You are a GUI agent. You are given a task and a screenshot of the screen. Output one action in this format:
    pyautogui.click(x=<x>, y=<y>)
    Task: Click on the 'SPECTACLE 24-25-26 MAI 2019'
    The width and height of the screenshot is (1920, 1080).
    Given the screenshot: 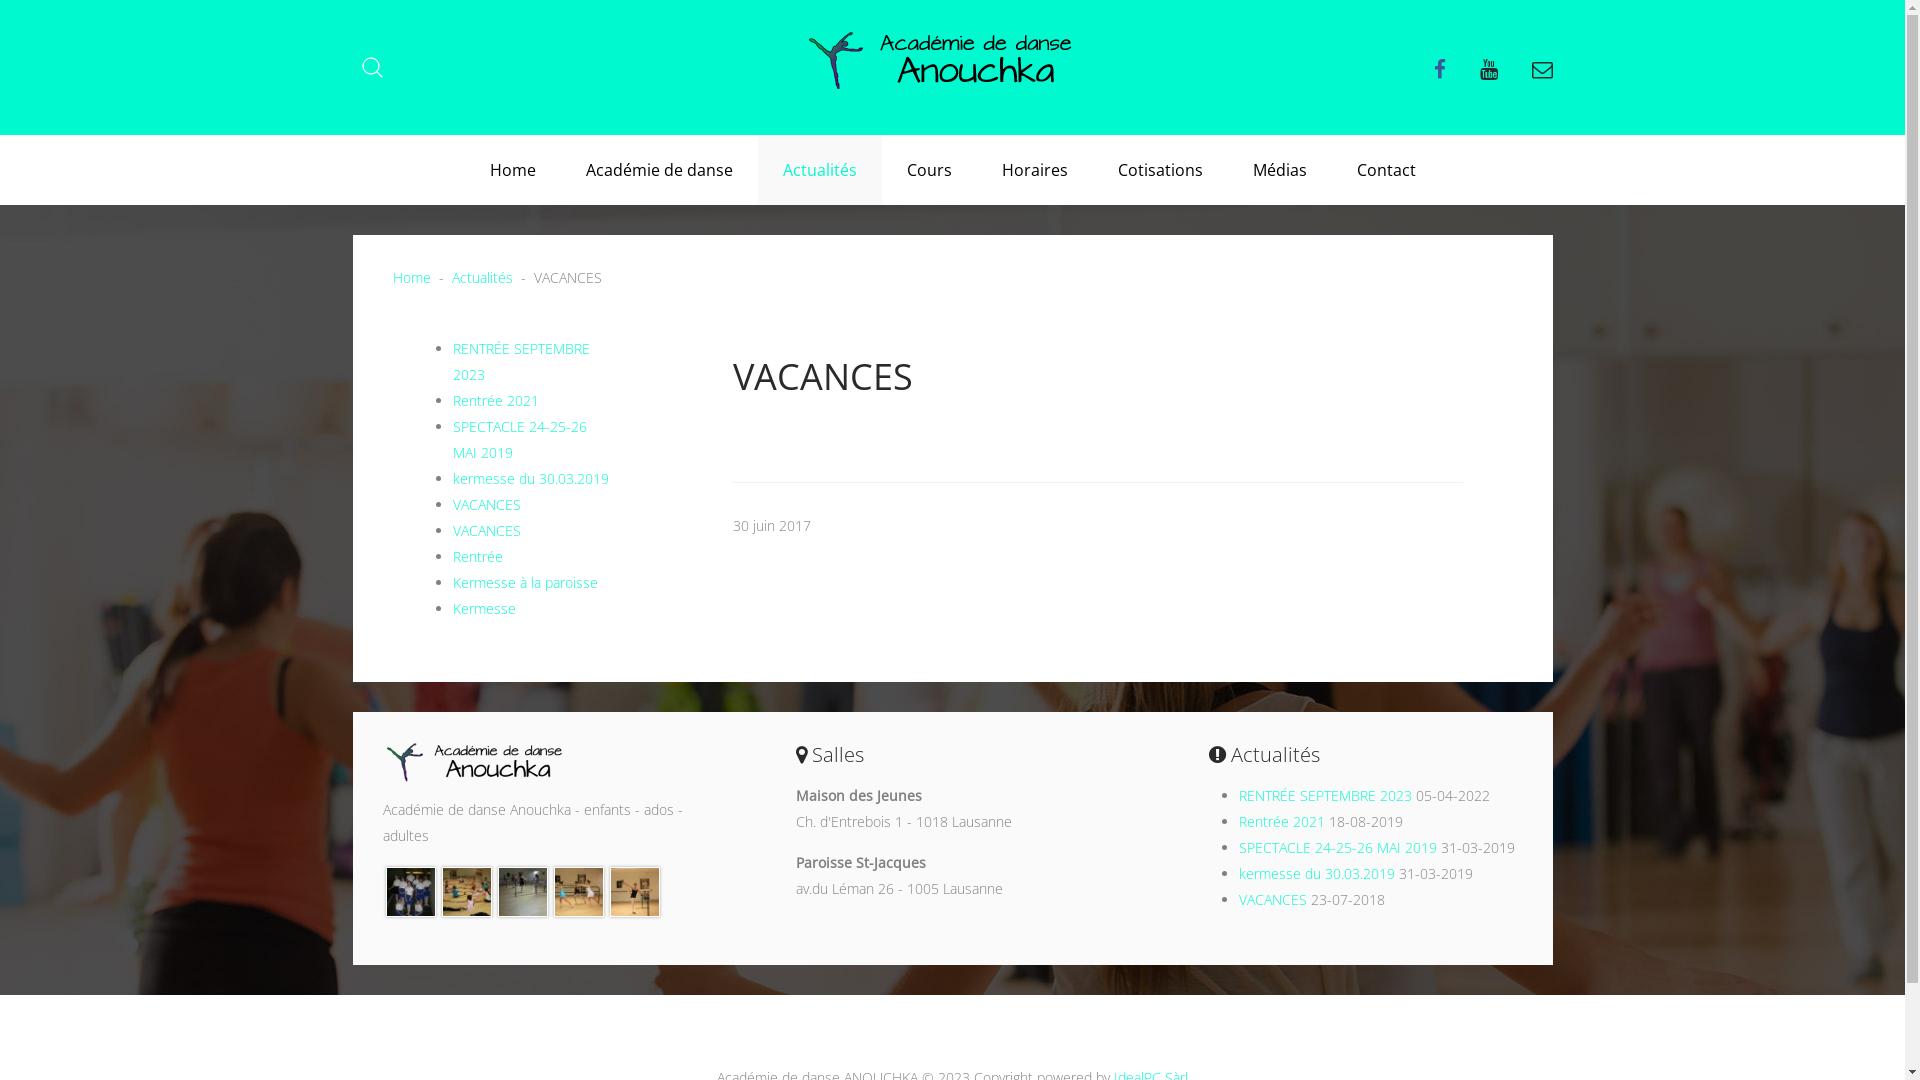 What is the action you would take?
    pyautogui.click(x=518, y=438)
    